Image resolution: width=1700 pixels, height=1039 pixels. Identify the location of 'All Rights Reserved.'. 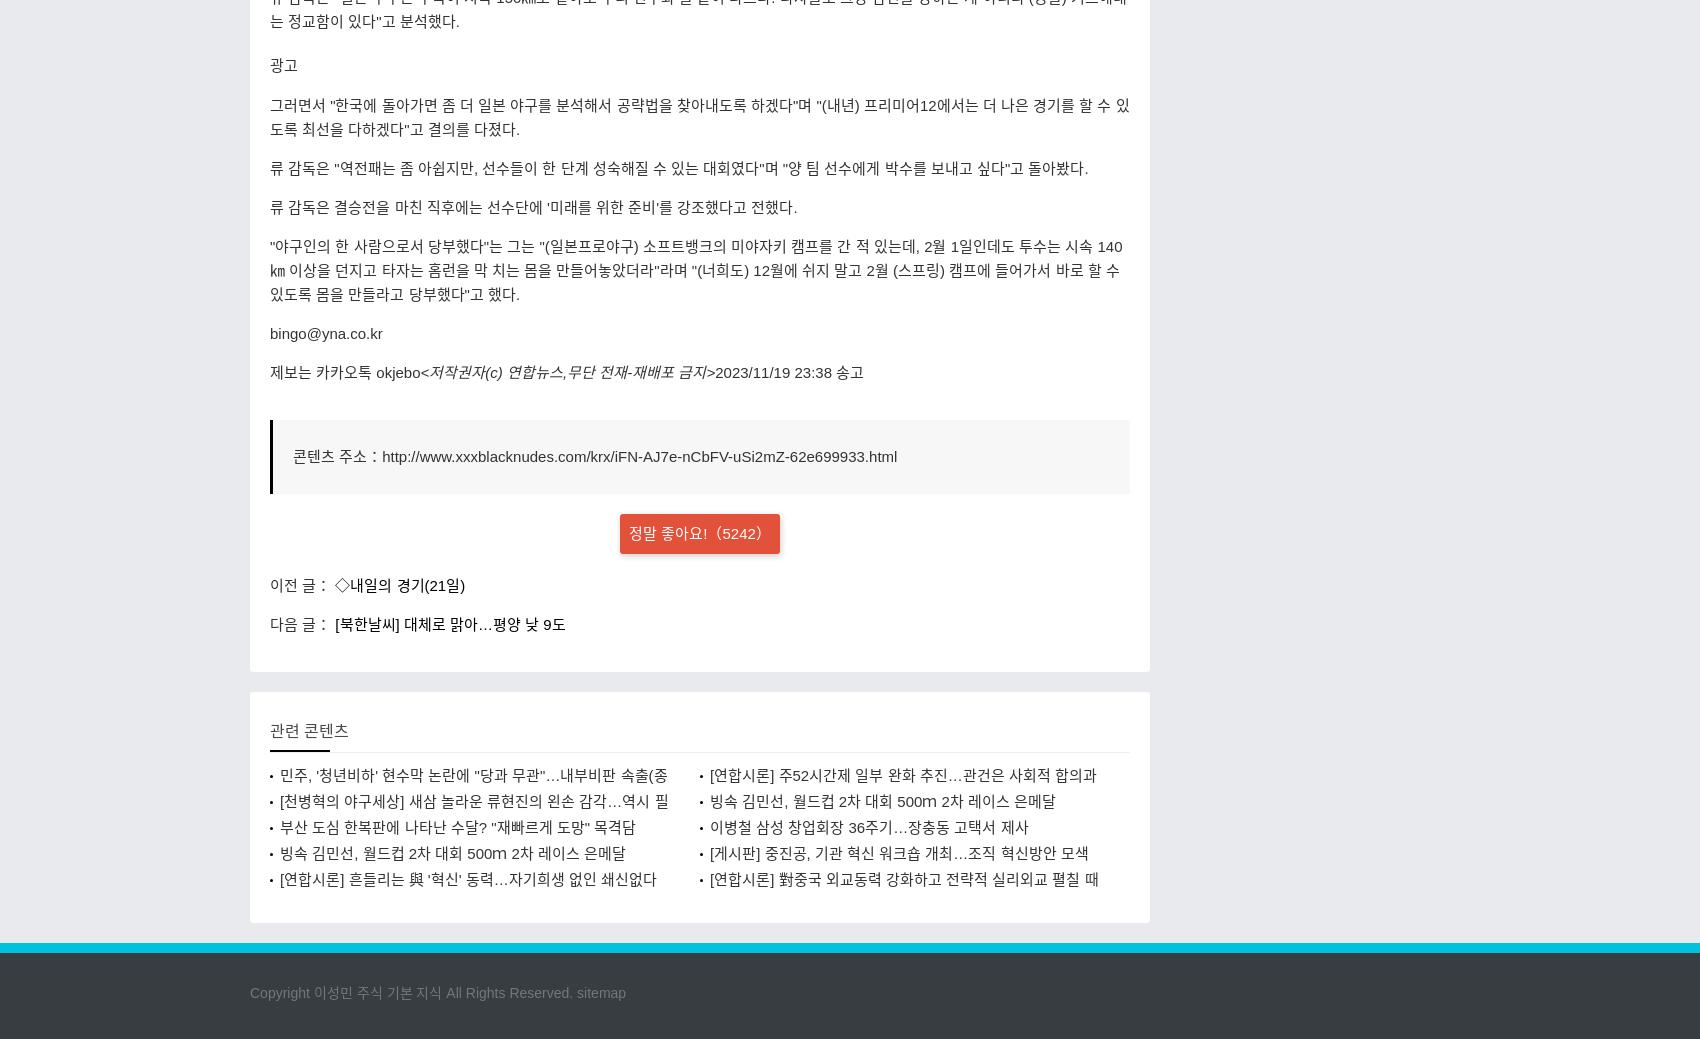
(442, 992).